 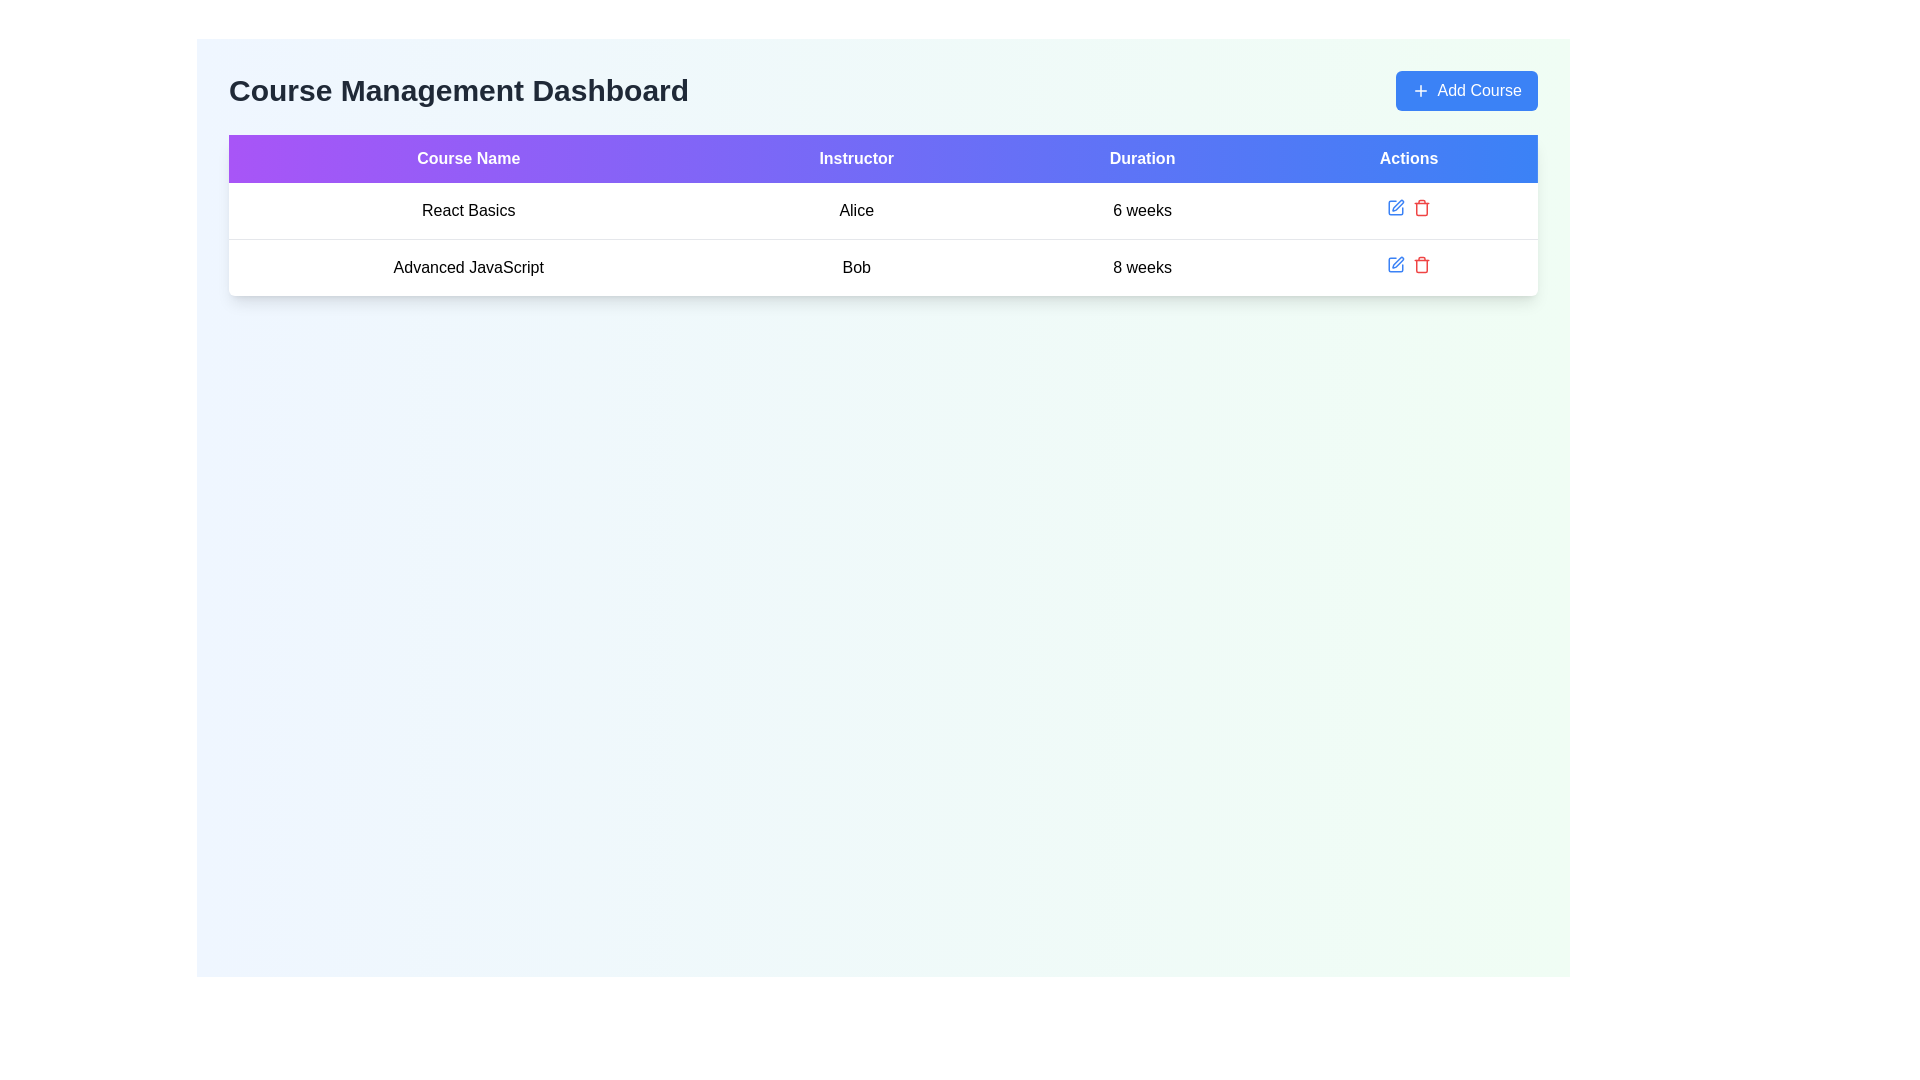 I want to click on the pencil icon button located in the second row of the table under the 'Actions' column, so click(x=1397, y=261).